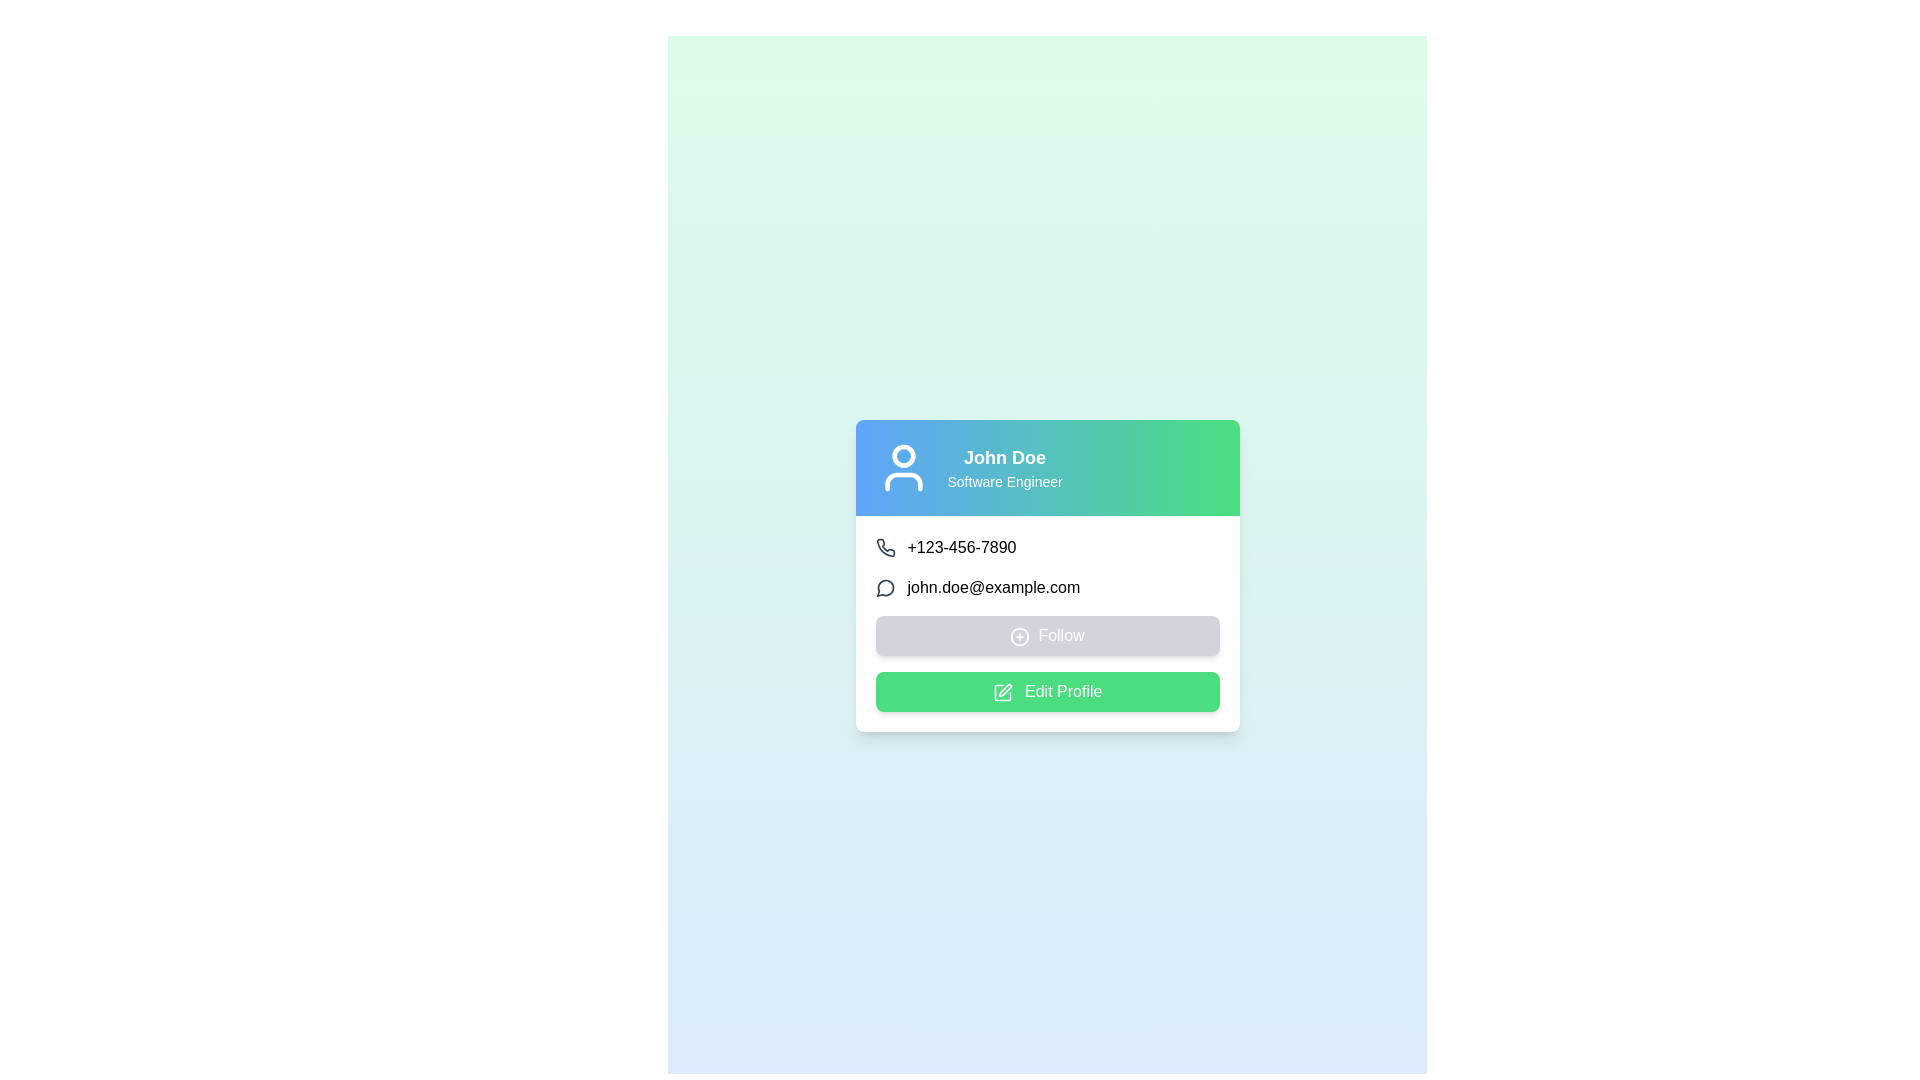 This screenshot has width=1920, height=1080. Describe the element at coordinates (1002, 691) in the screenshot. I see `the pen icon within the green 'Edit Profile' button, which is positioned near the center bottom of the visible card interface` at that location.